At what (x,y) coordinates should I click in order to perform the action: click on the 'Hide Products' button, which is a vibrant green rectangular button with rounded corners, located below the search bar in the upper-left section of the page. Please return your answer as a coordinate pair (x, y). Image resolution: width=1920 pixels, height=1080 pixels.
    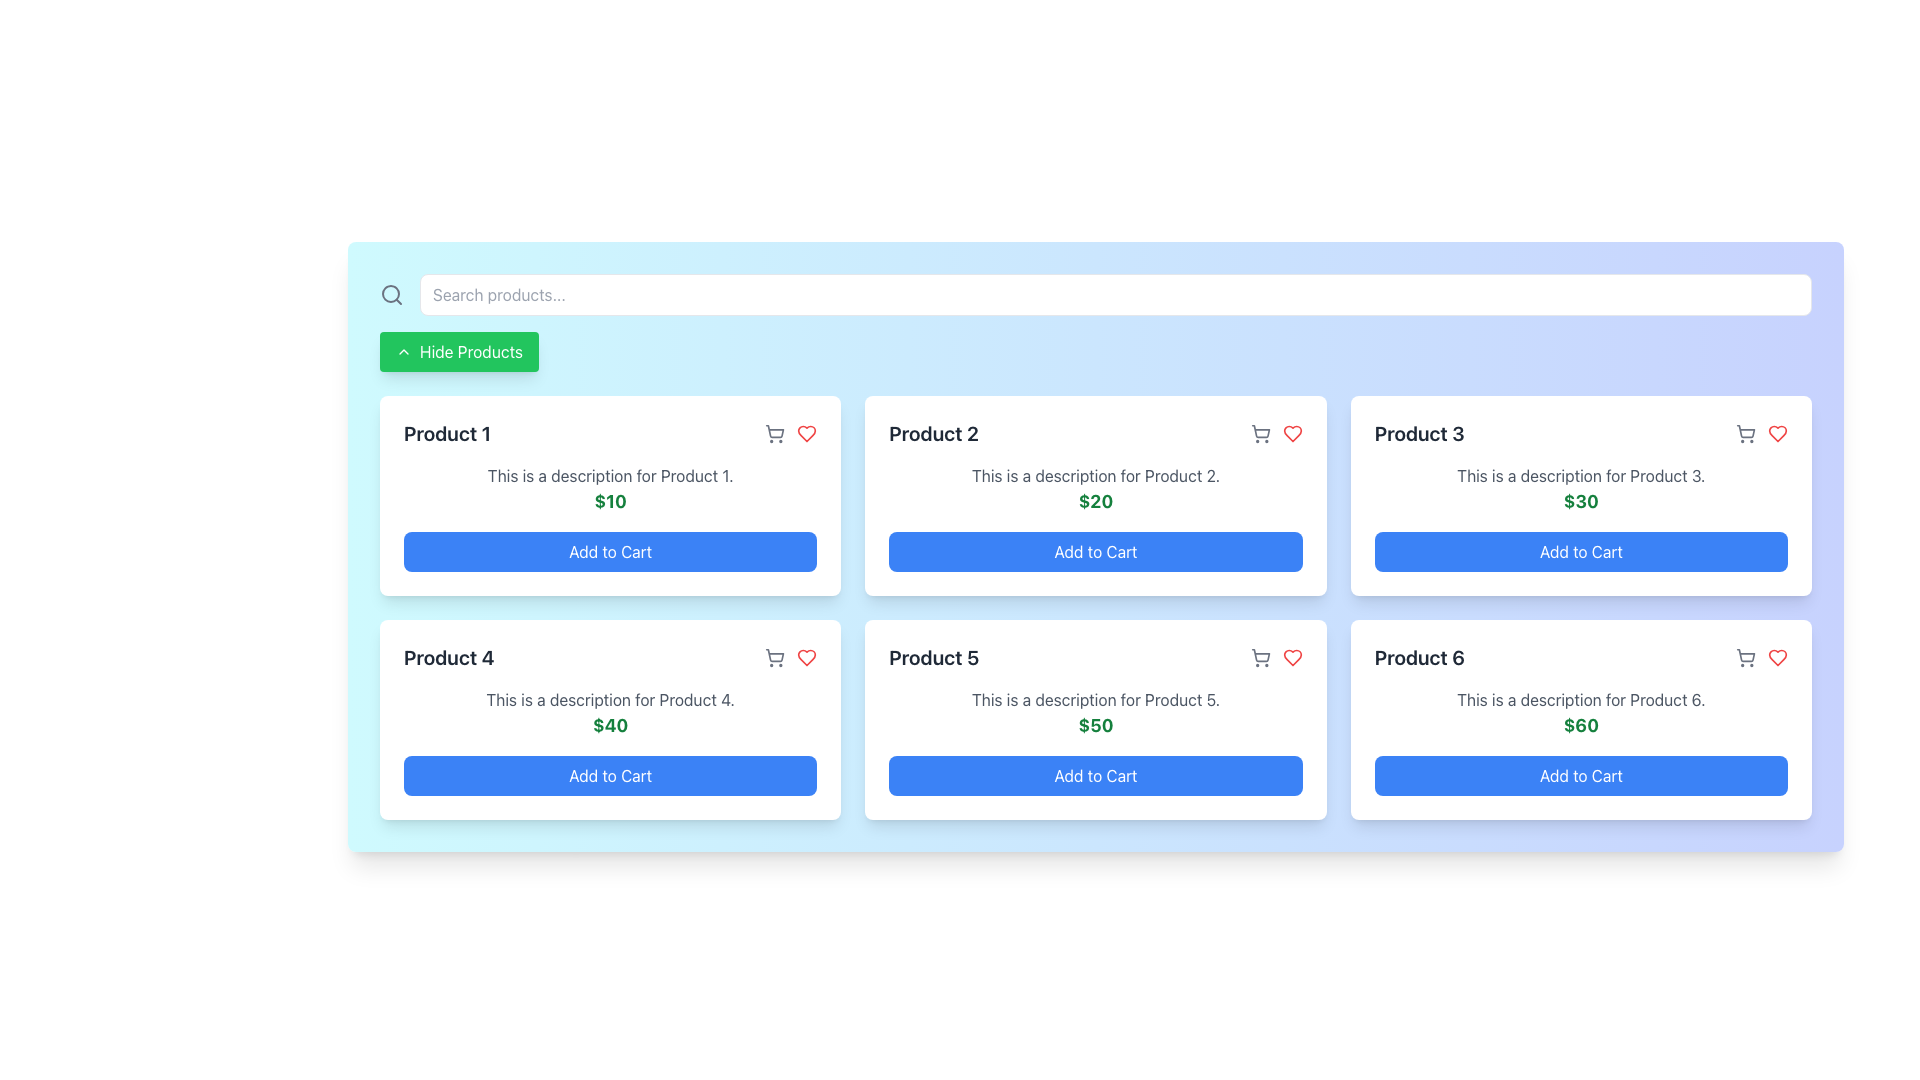
    Looking at the image, I should click on (458, 350).